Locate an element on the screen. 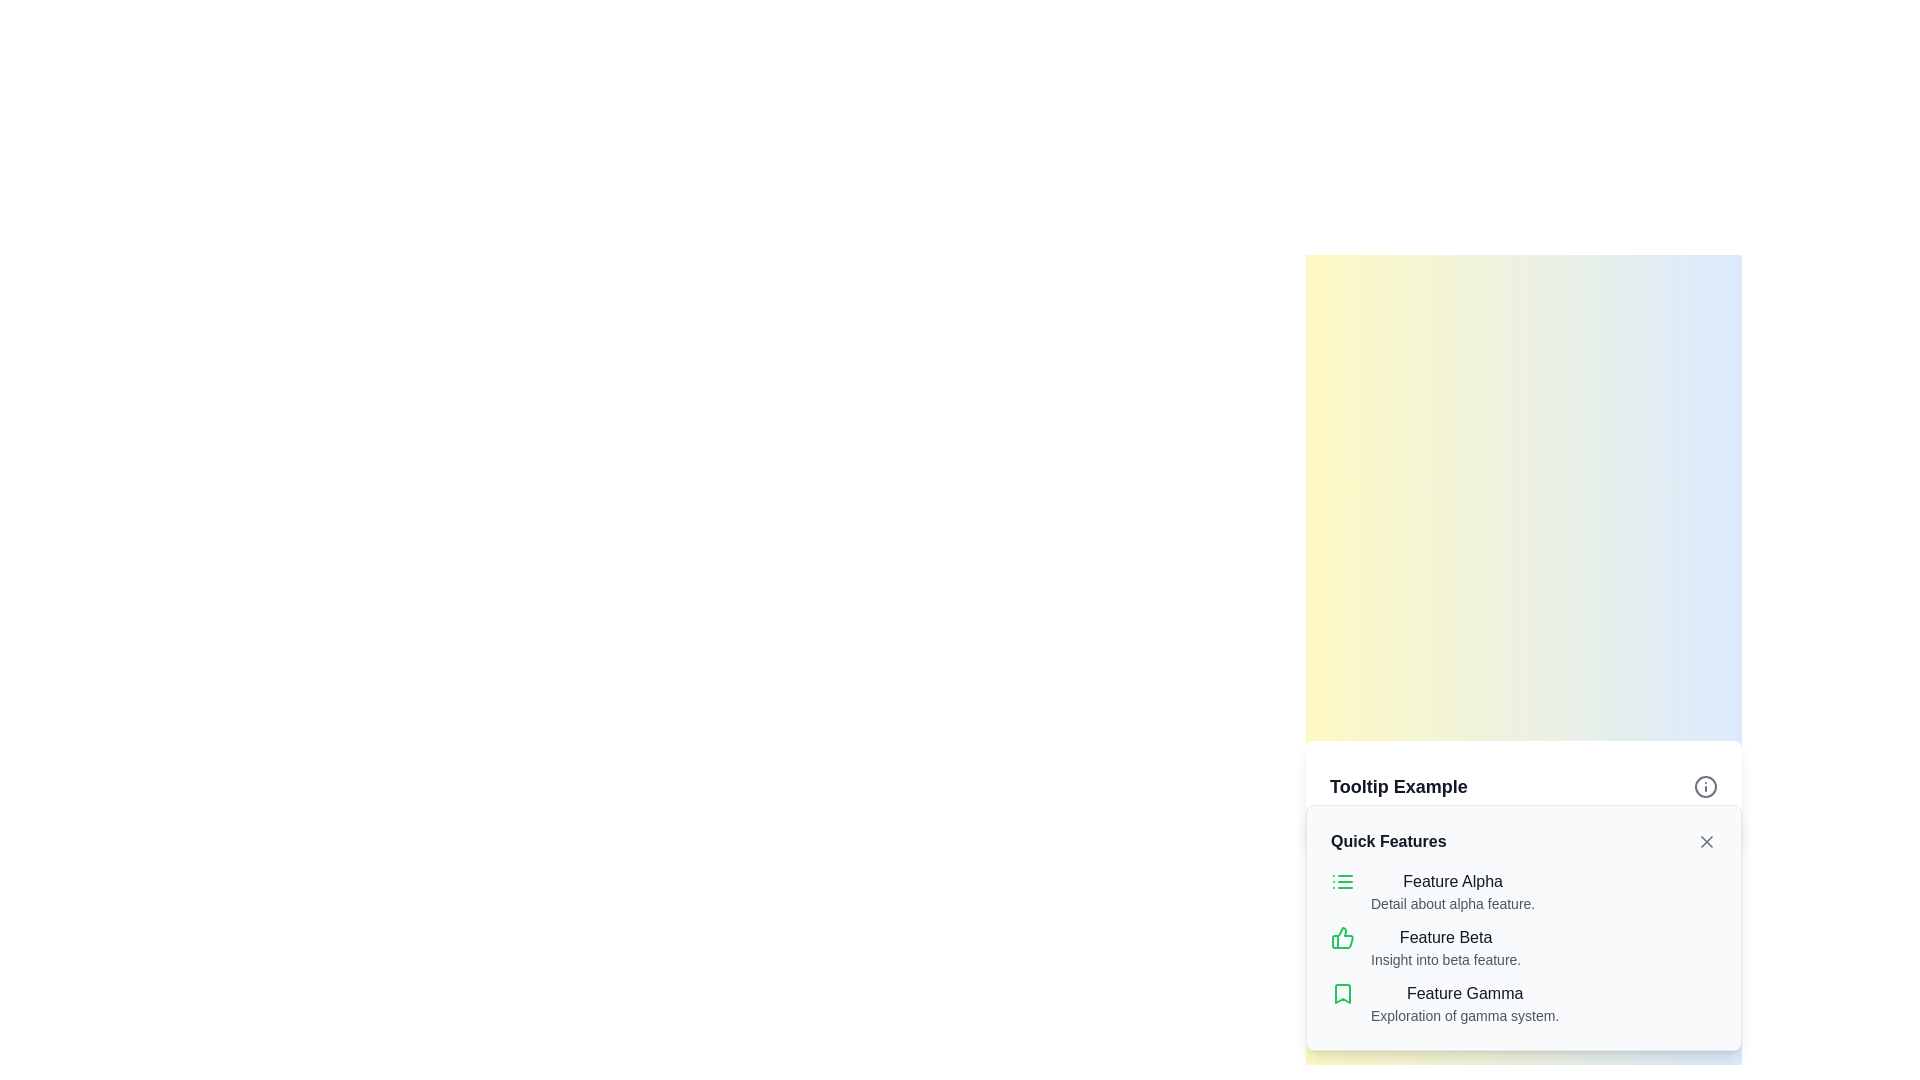  the state of the thumbs-up icon located at the bottom-right corner of the interface, which is part of a group of icons is located at coordinates (1342, 937).